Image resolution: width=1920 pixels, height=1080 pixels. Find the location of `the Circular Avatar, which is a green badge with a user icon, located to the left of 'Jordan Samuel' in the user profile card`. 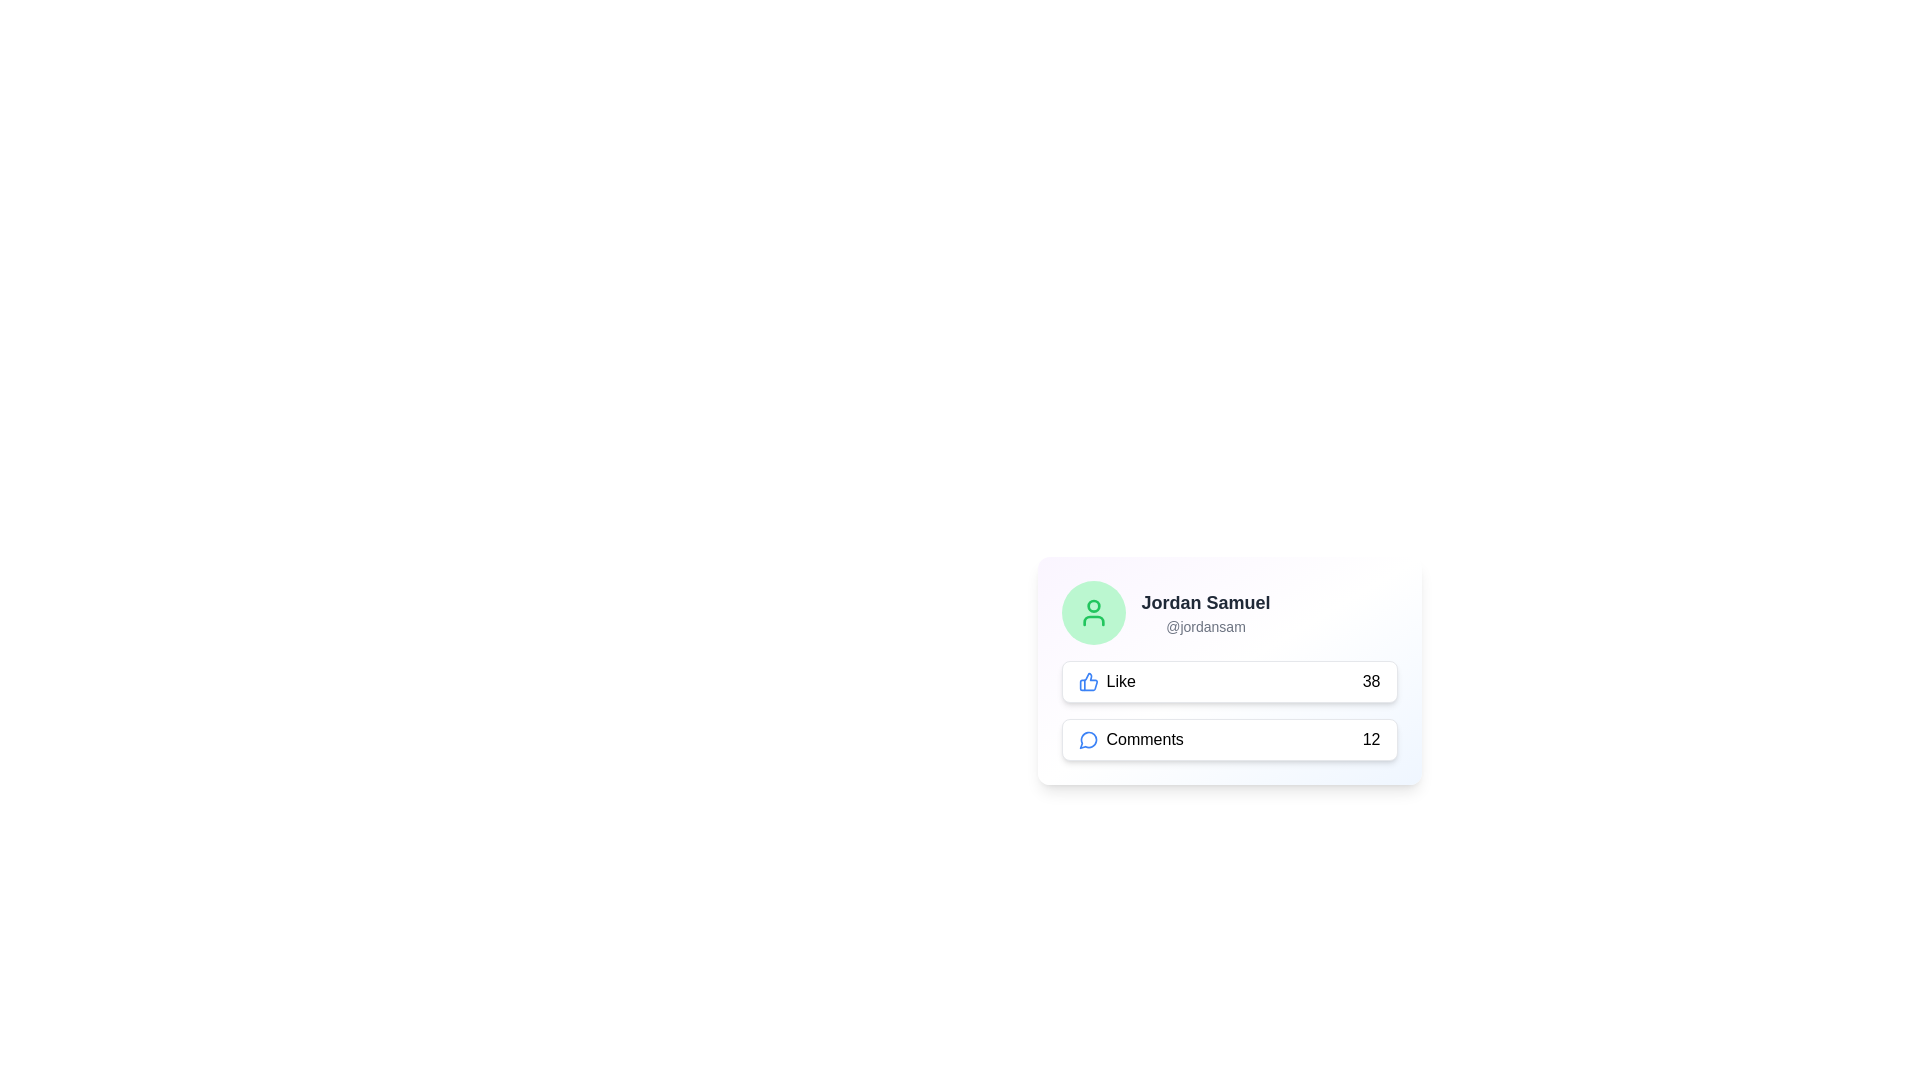

the Circular Avatar, which is a green badge with a user icon, located to the left of 'Jordan Samuel' in the user profile card is located at coordinates (1092, 612).